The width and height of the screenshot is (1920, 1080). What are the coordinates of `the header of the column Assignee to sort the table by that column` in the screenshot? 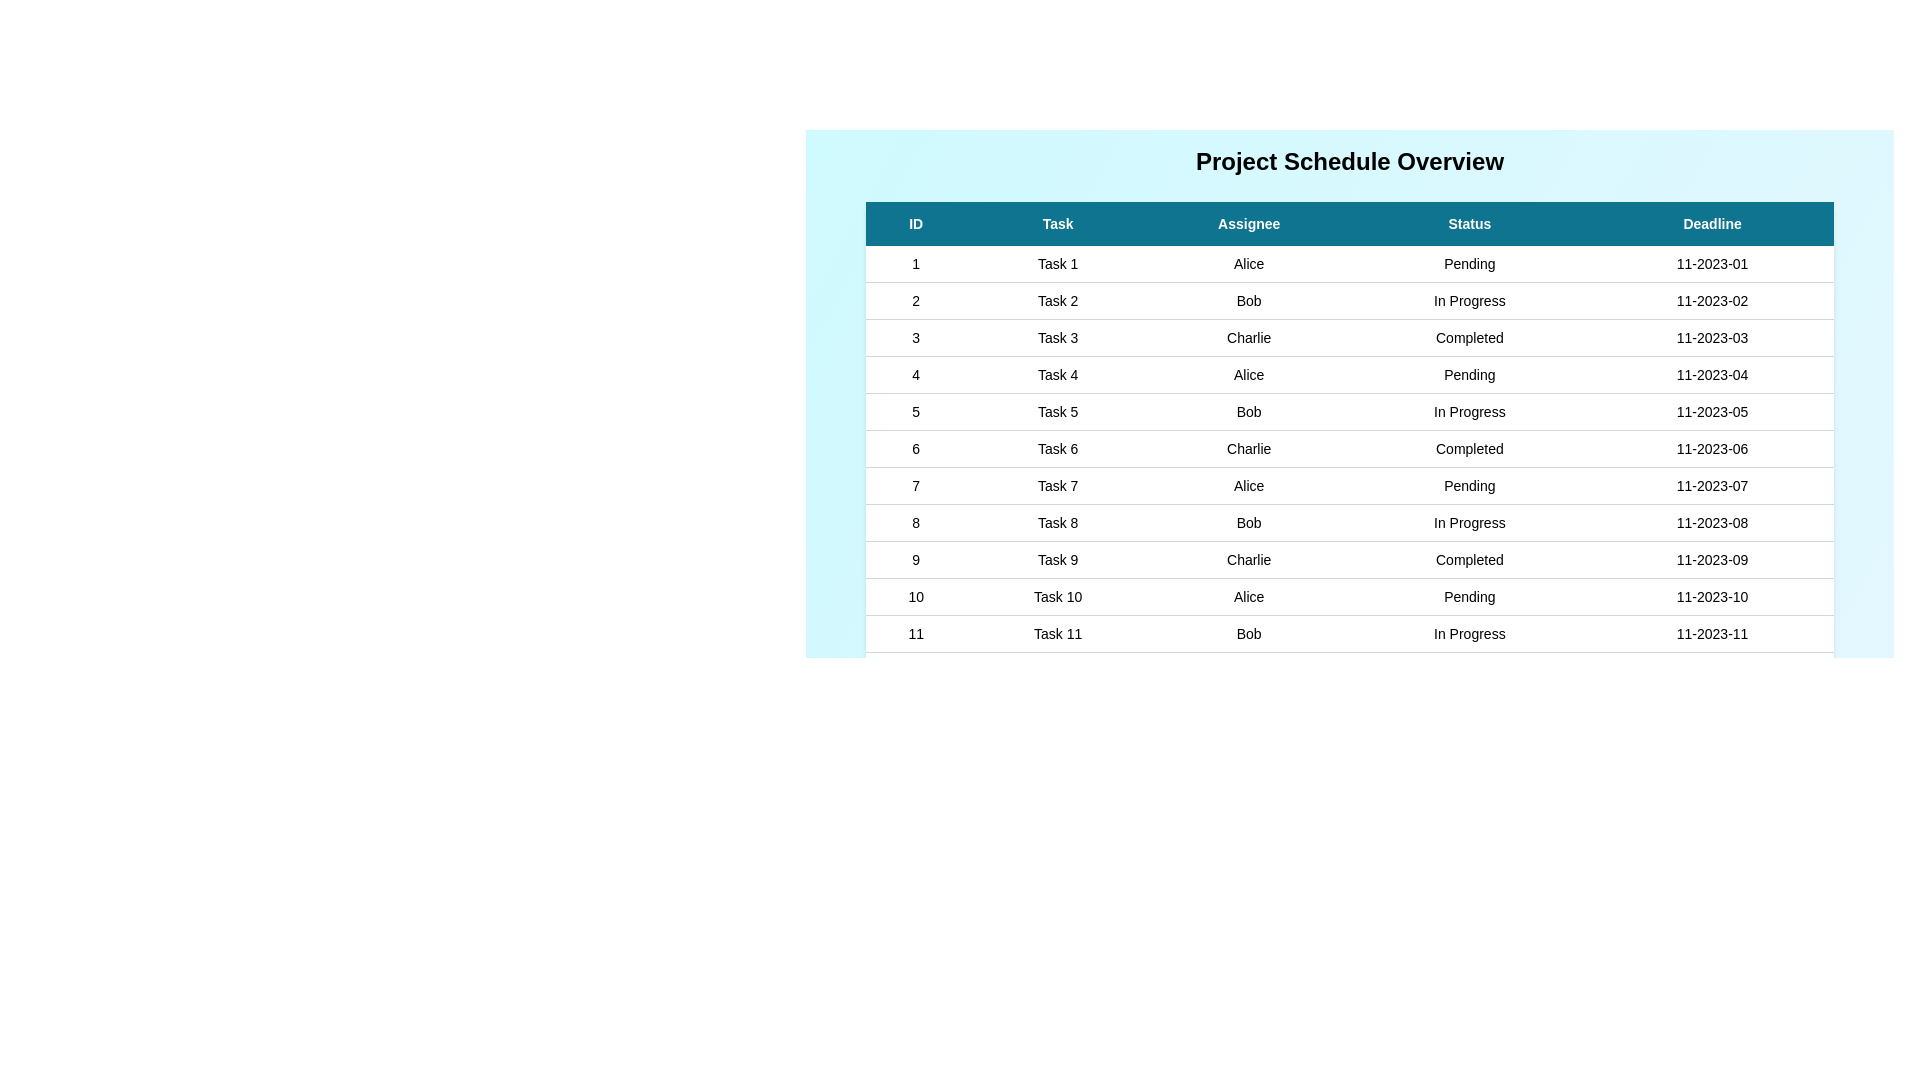 It's located at (1247, 223).